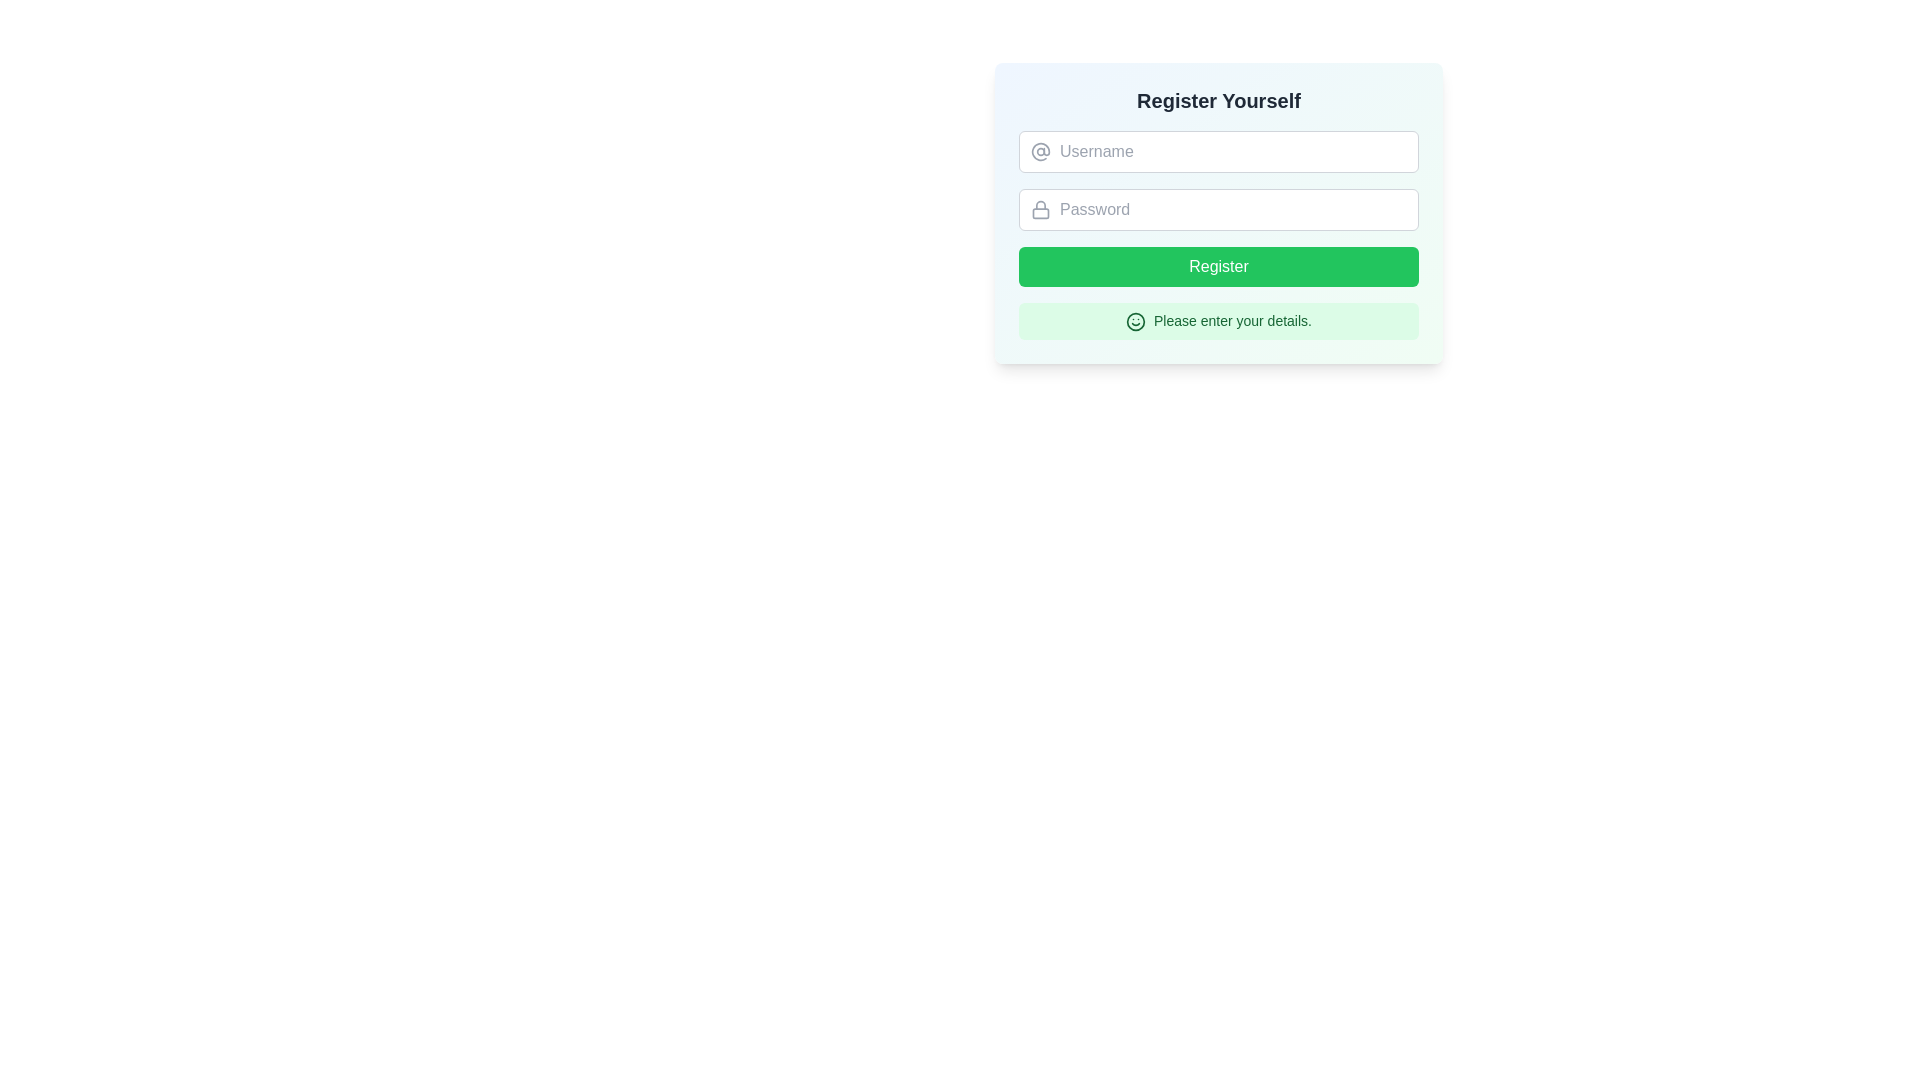 Image resolution: width=1920 pixels, height=1080 pixels. What do you see at coordinates (1136, 320) in the screenshot?
I see `the circular graphical element used as part of an icon located on the left side of the text area at the bottom of the feedback form` at bounding box center [1136, 320].